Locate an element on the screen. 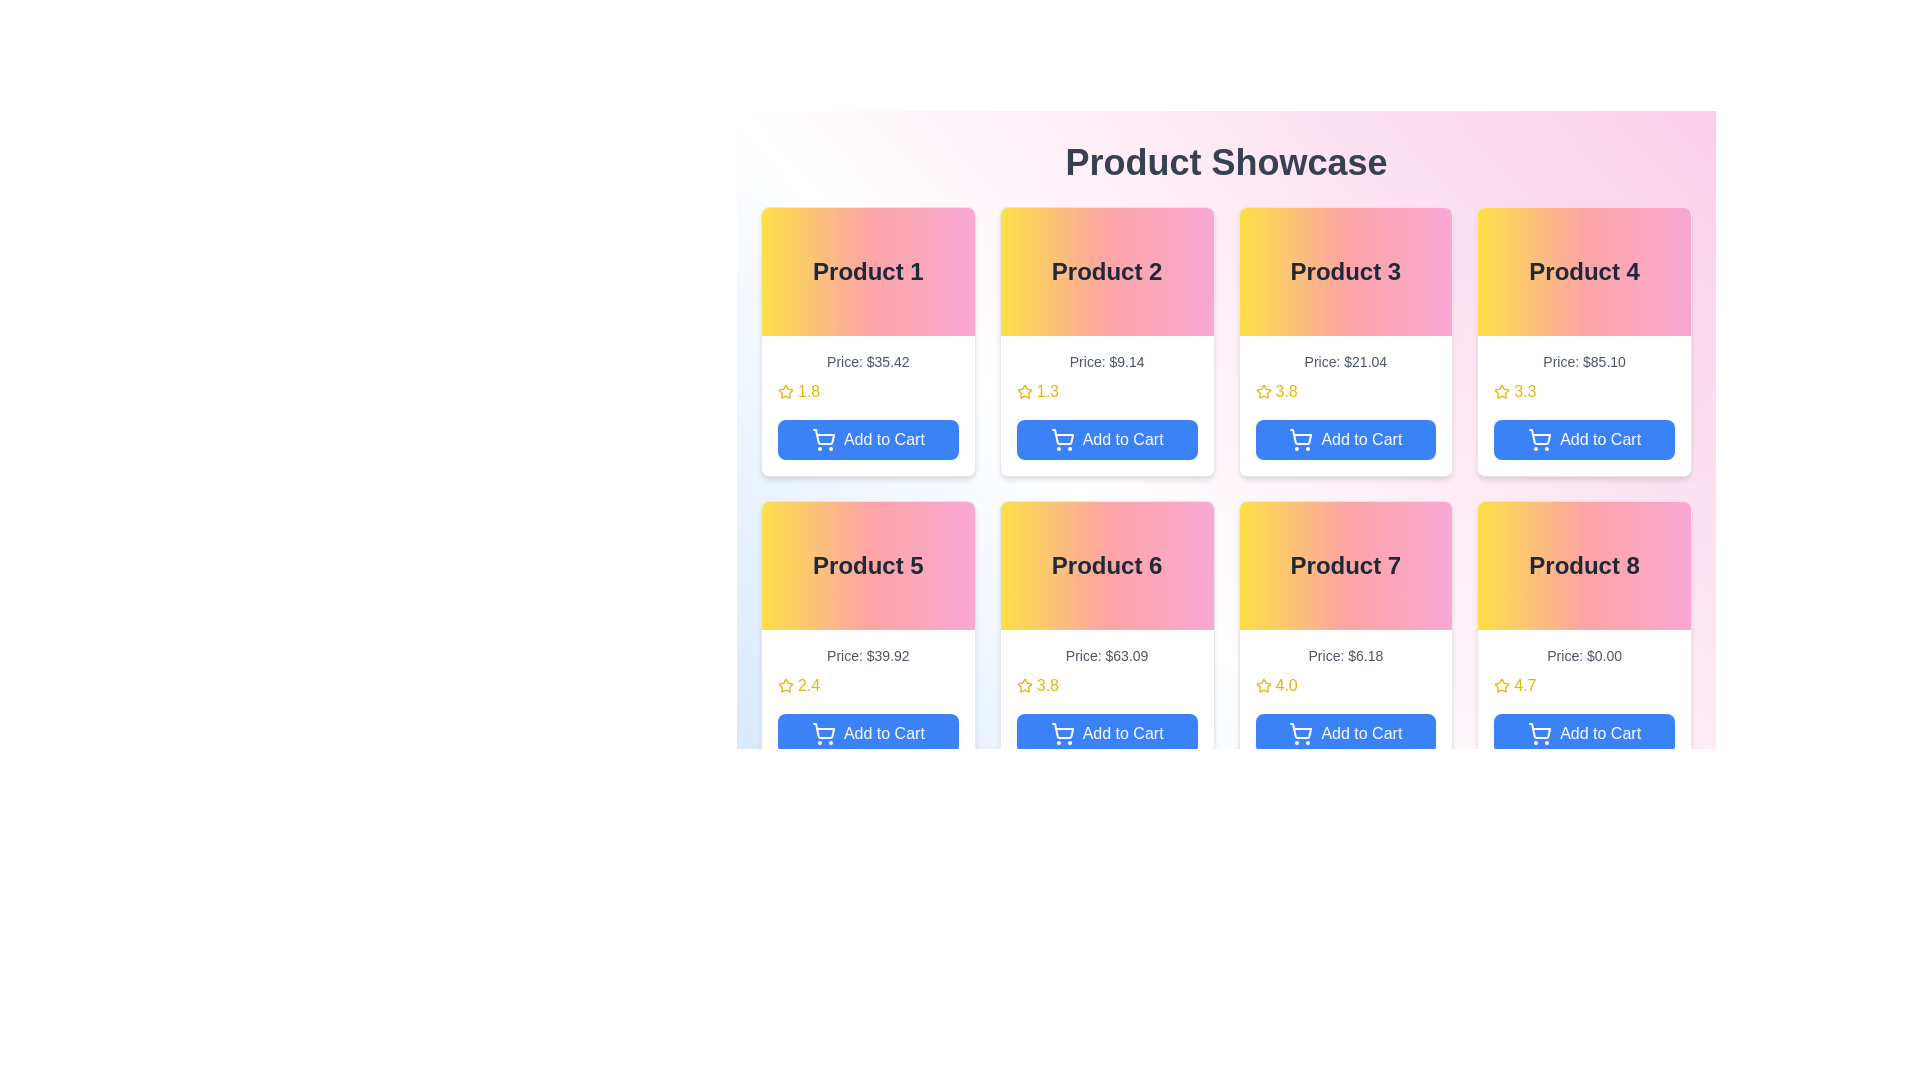  the 'Add to Cart' button for 'Product 4', which is located at the bottom of the card in the top row, fourth column of the card grid is located at coordinates (1583, 438).